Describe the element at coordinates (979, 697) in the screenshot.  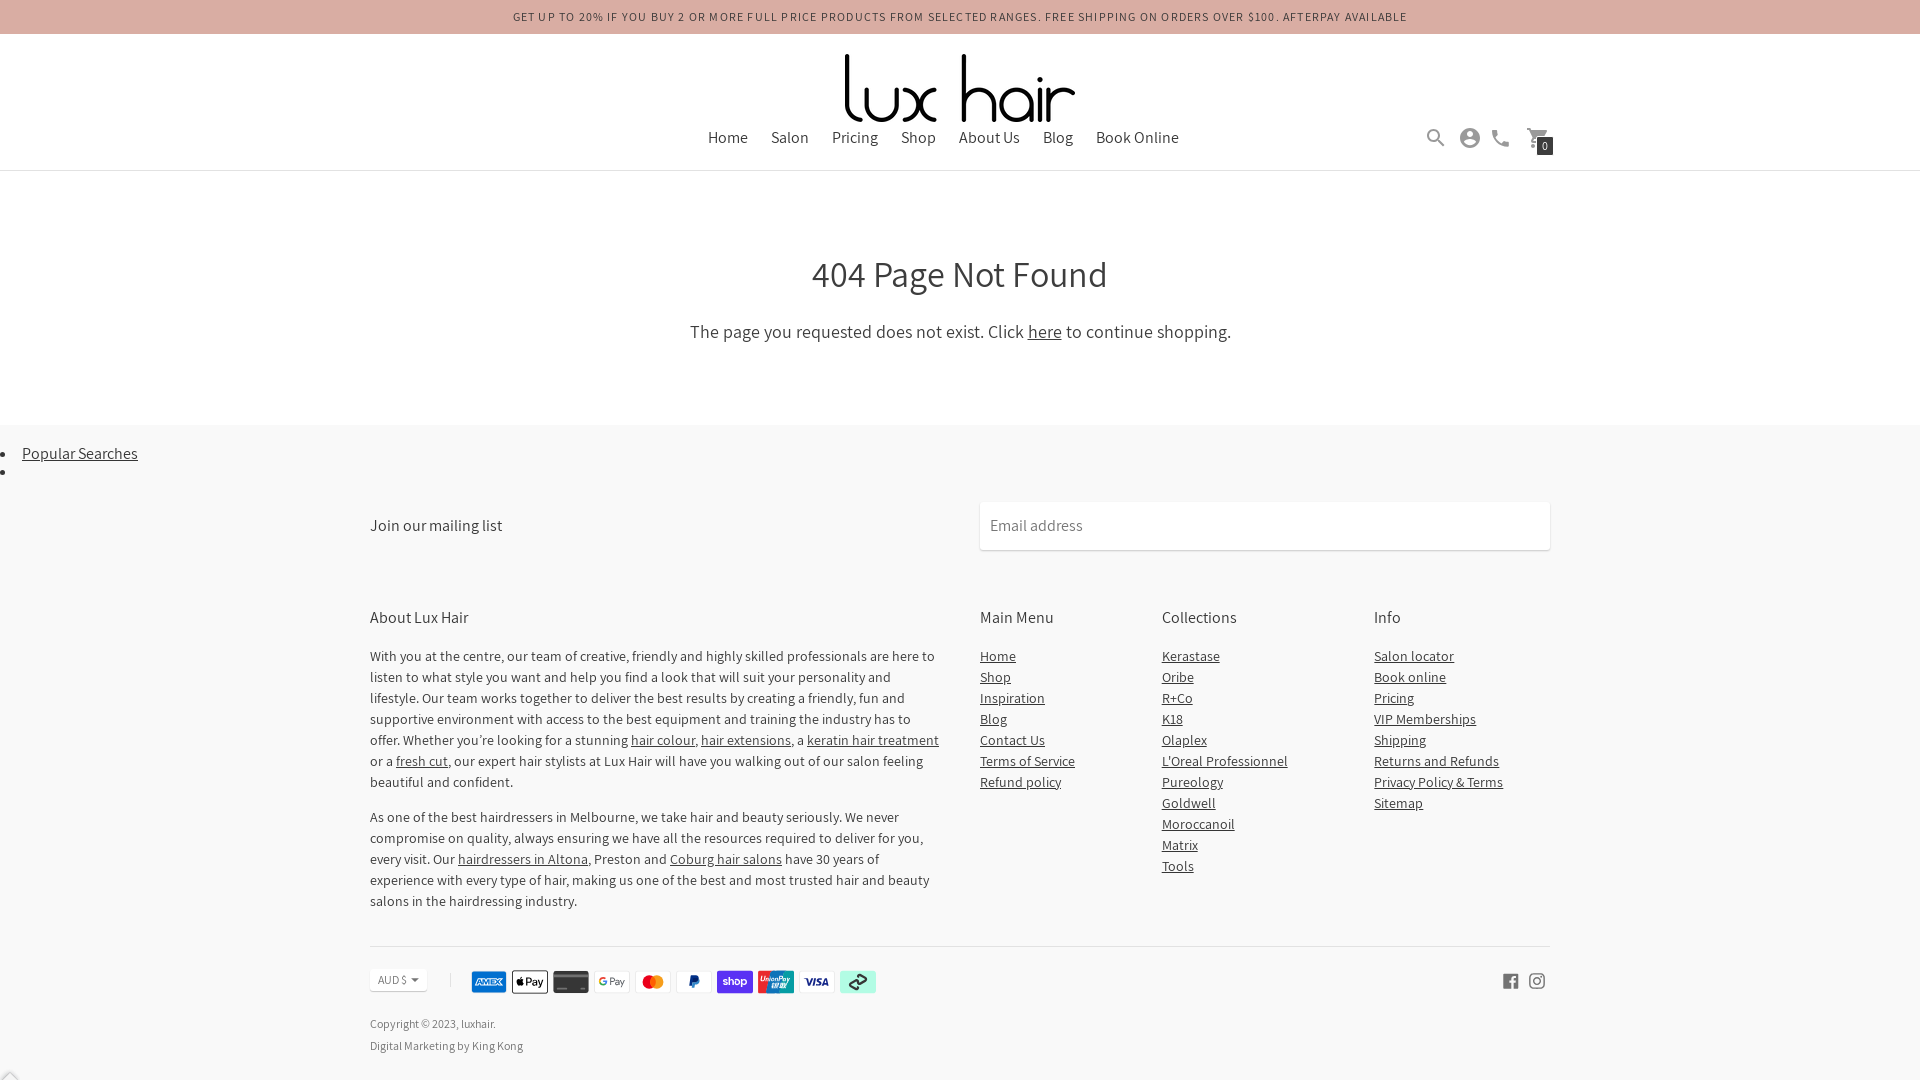
I see `'Inspiration'` at that location.